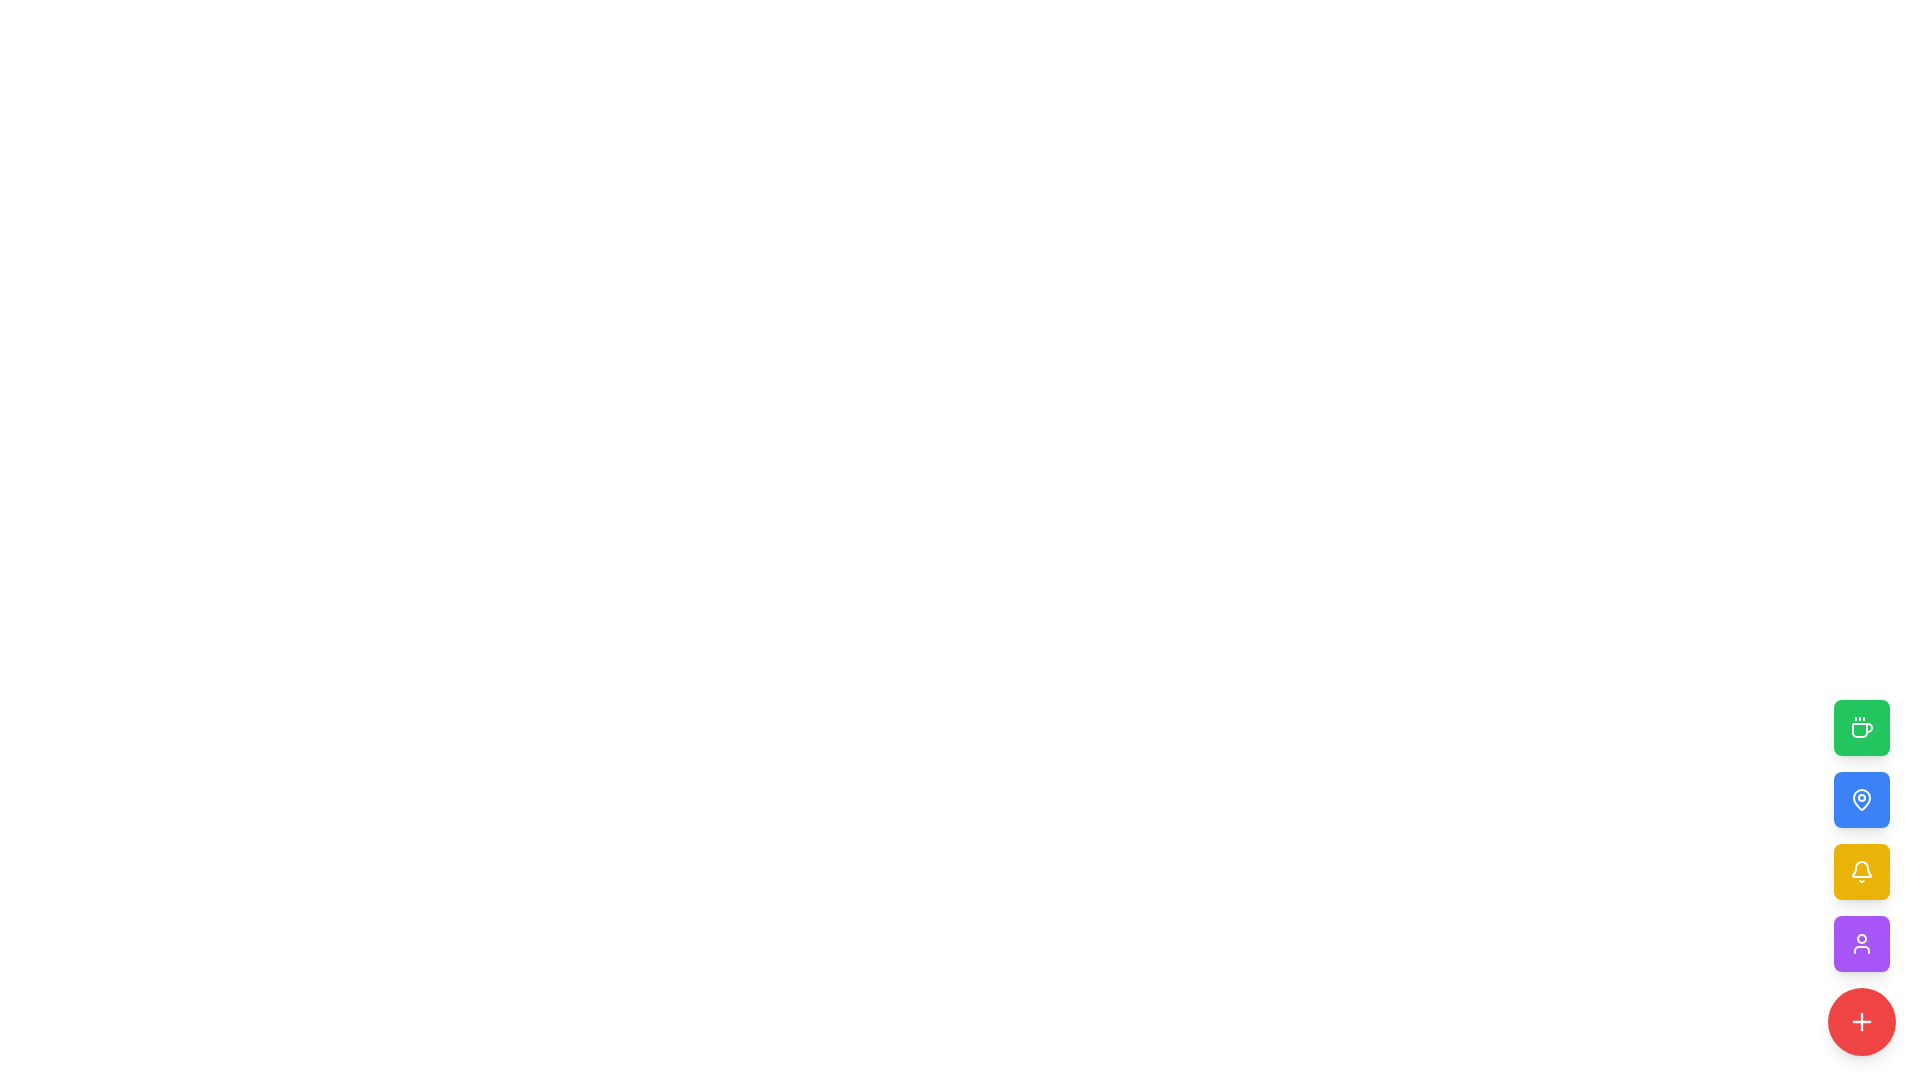  Describe the element at coordinates (1861, 798) in the screenshot. I see `the button located directly below the green coffee cup button and above the yellow bell button` at that location.